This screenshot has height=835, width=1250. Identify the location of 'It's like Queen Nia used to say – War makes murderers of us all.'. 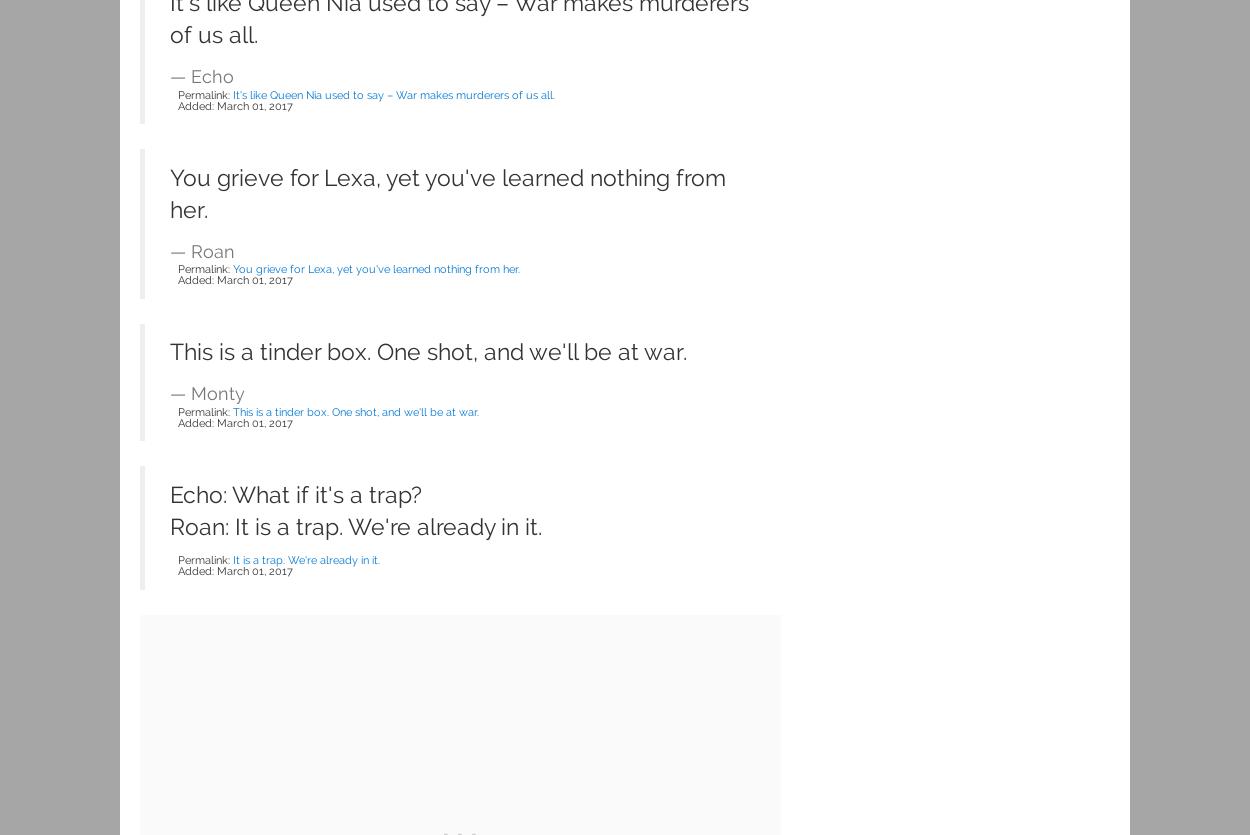
(394, 93).